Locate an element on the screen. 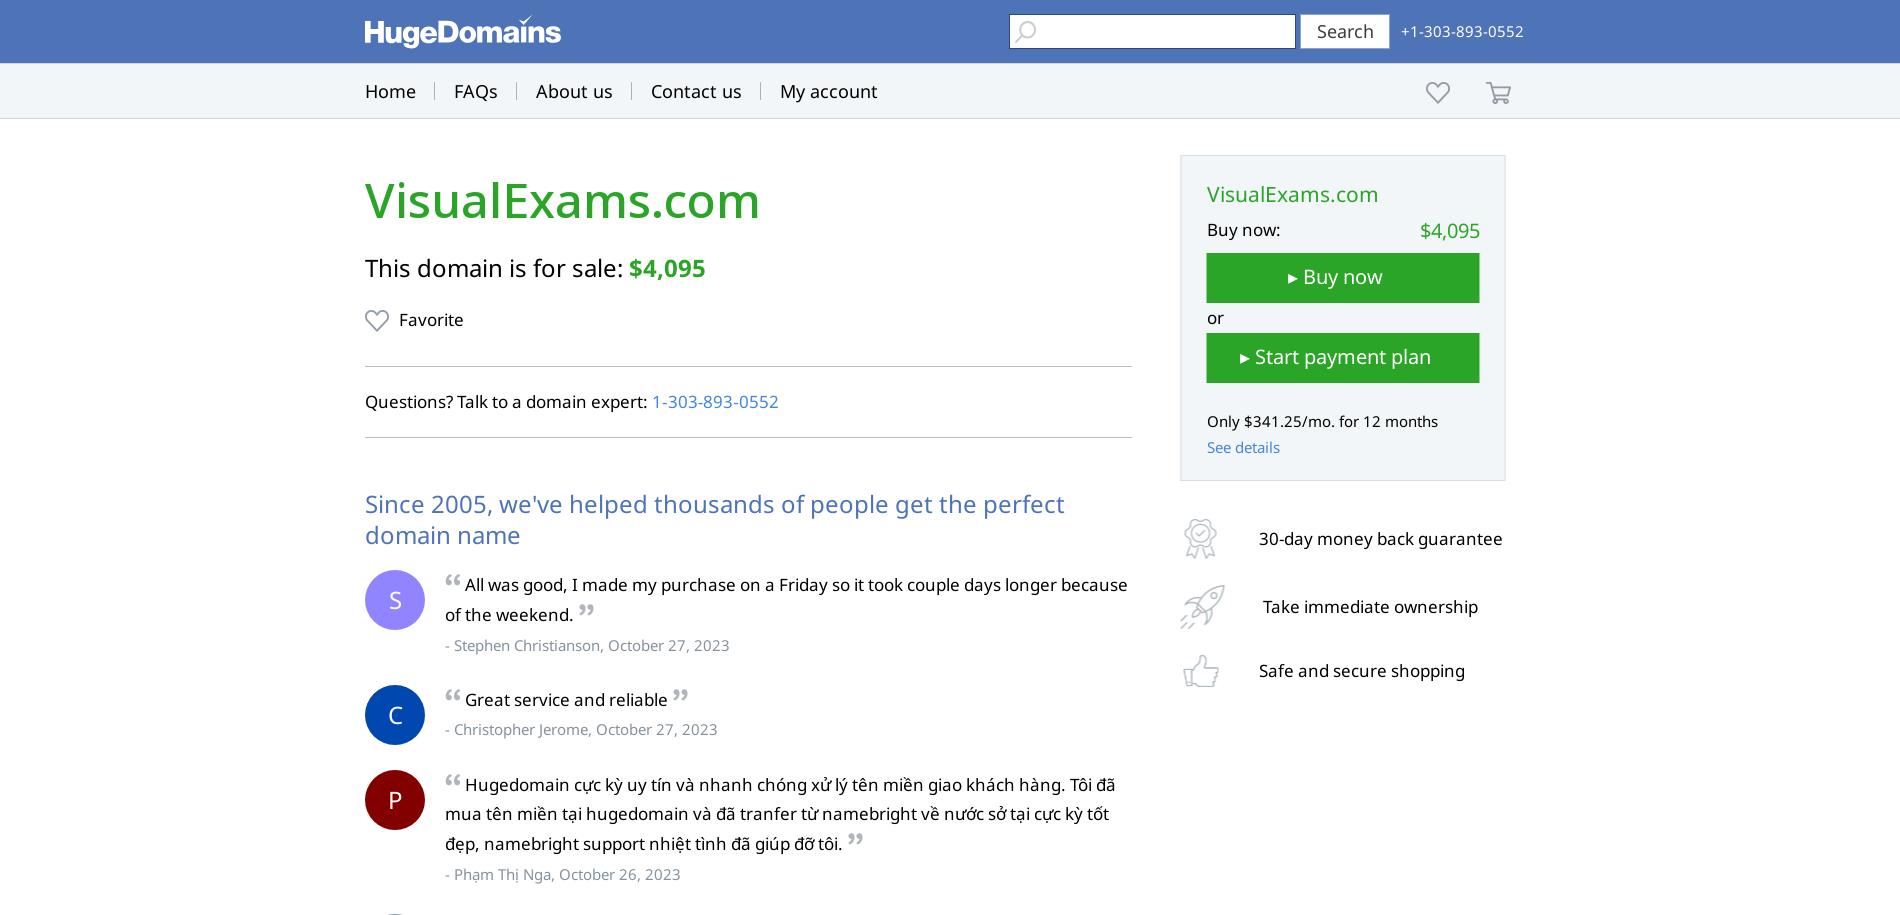 This screenshot has width=1900, height=915. '- Phạm Thị Nga, October 26, 2023' is located at coordinates (562, 872).